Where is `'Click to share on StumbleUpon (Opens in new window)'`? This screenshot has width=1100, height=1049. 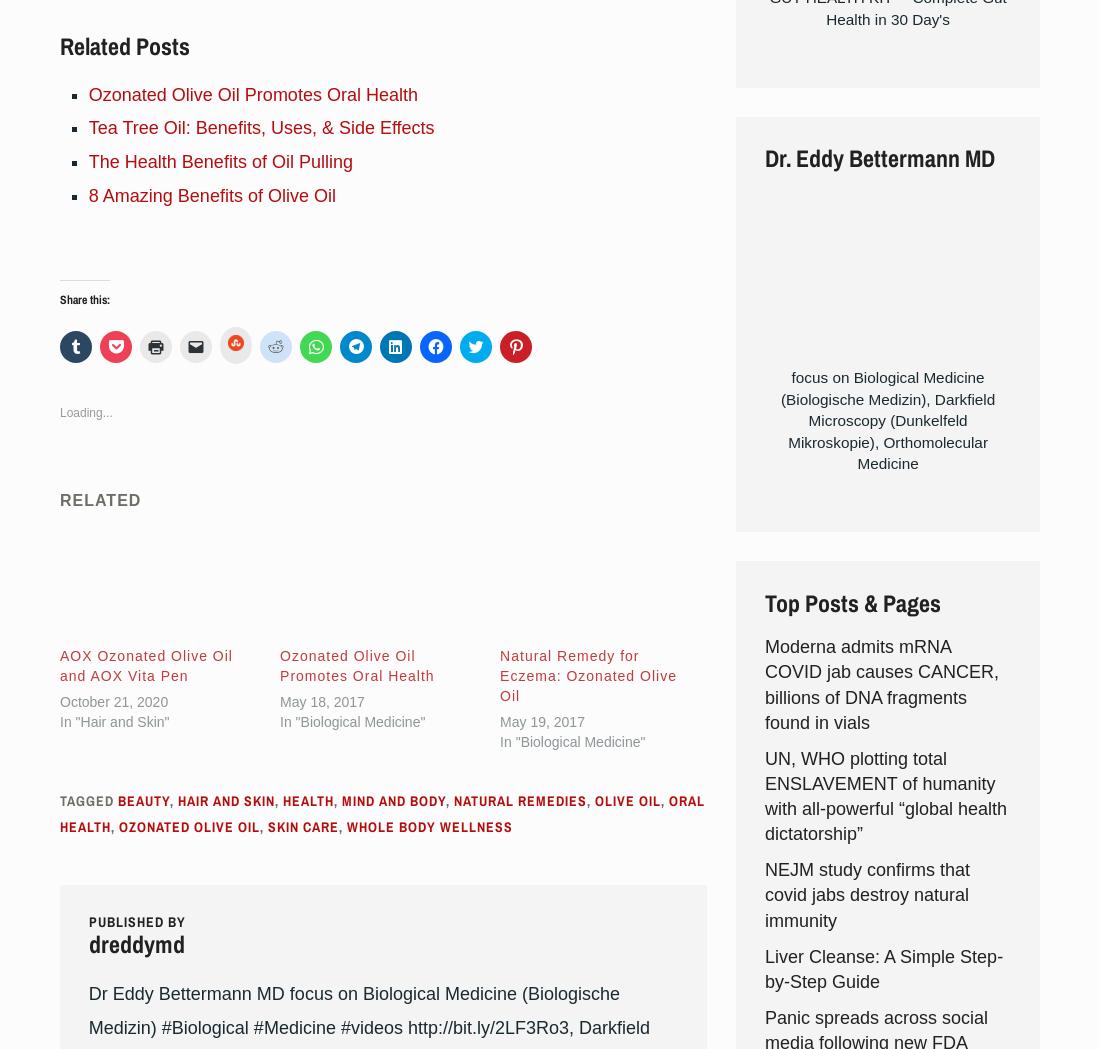 'Click to share on StumbleUpon (Opens in new window)' is located at coordinates (265, 613).